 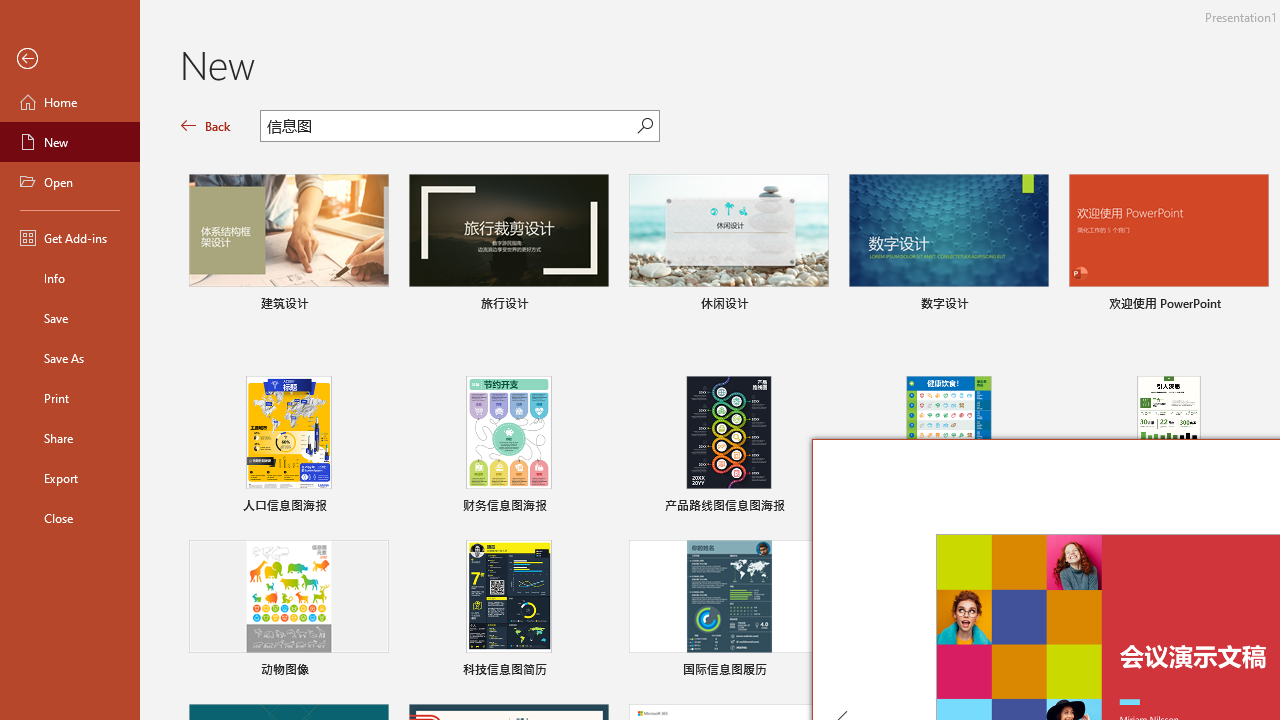 I want to click on 'Export', so click(x=69, y=478).